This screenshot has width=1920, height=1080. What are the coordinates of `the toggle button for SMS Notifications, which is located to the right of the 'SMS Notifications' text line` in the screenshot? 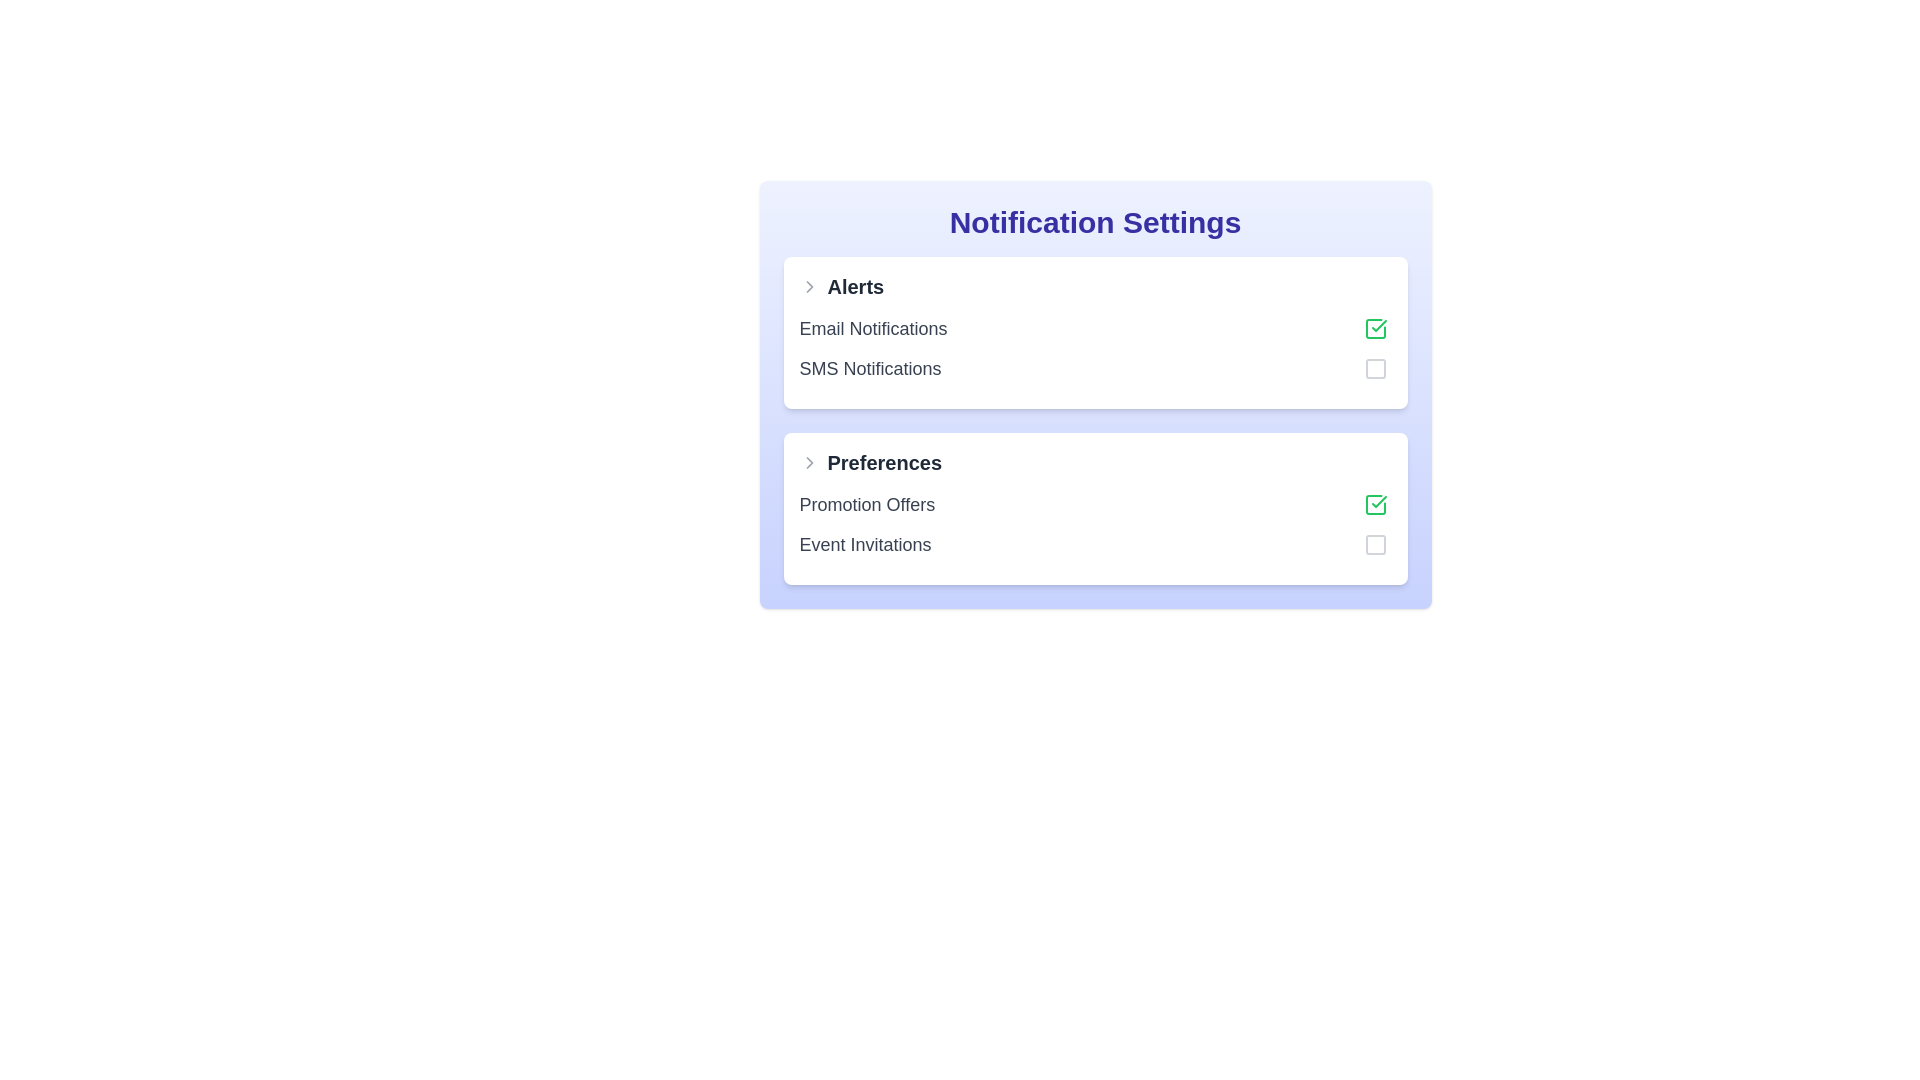 It's located at (1374, 369).